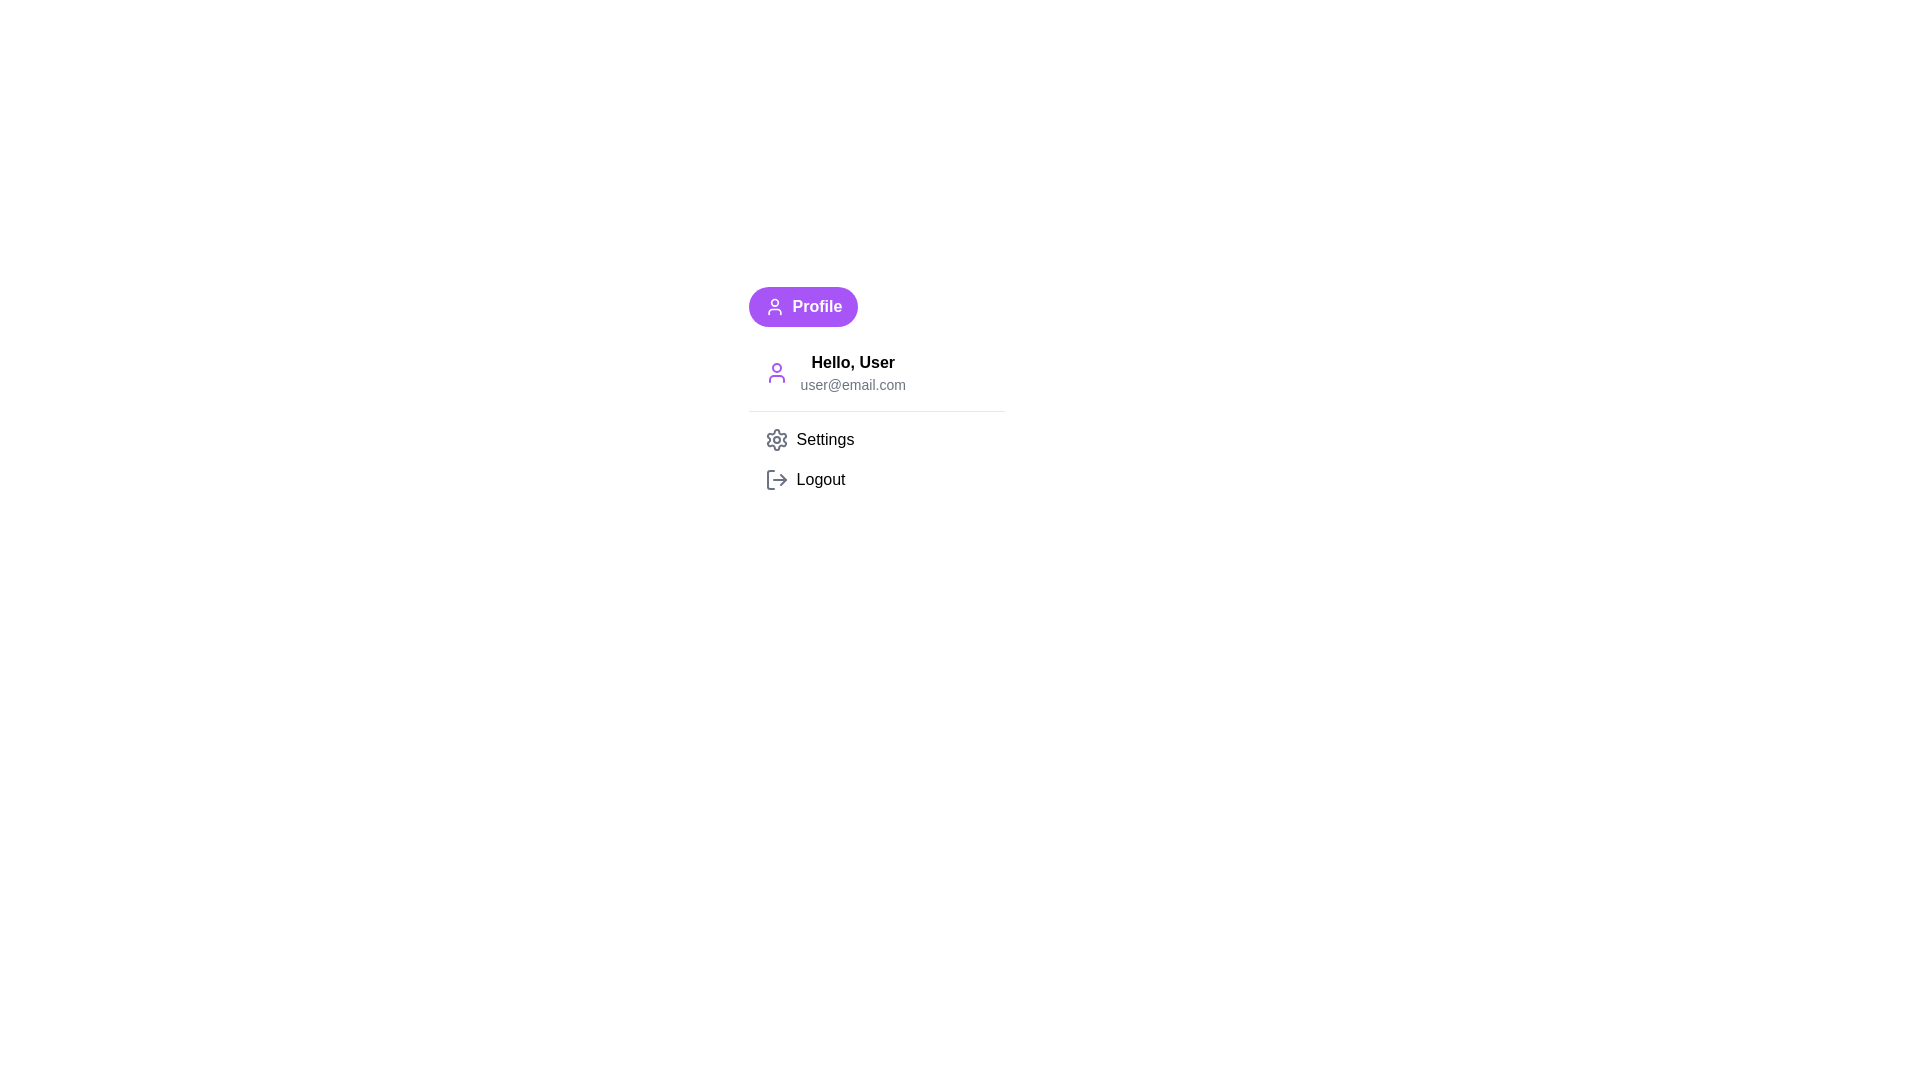 The image size is (1920, 1080). Describe the element at coordinates (876, 479) in the screenshot. I see `the 'Logout' option in the dropdown menu` at that location.